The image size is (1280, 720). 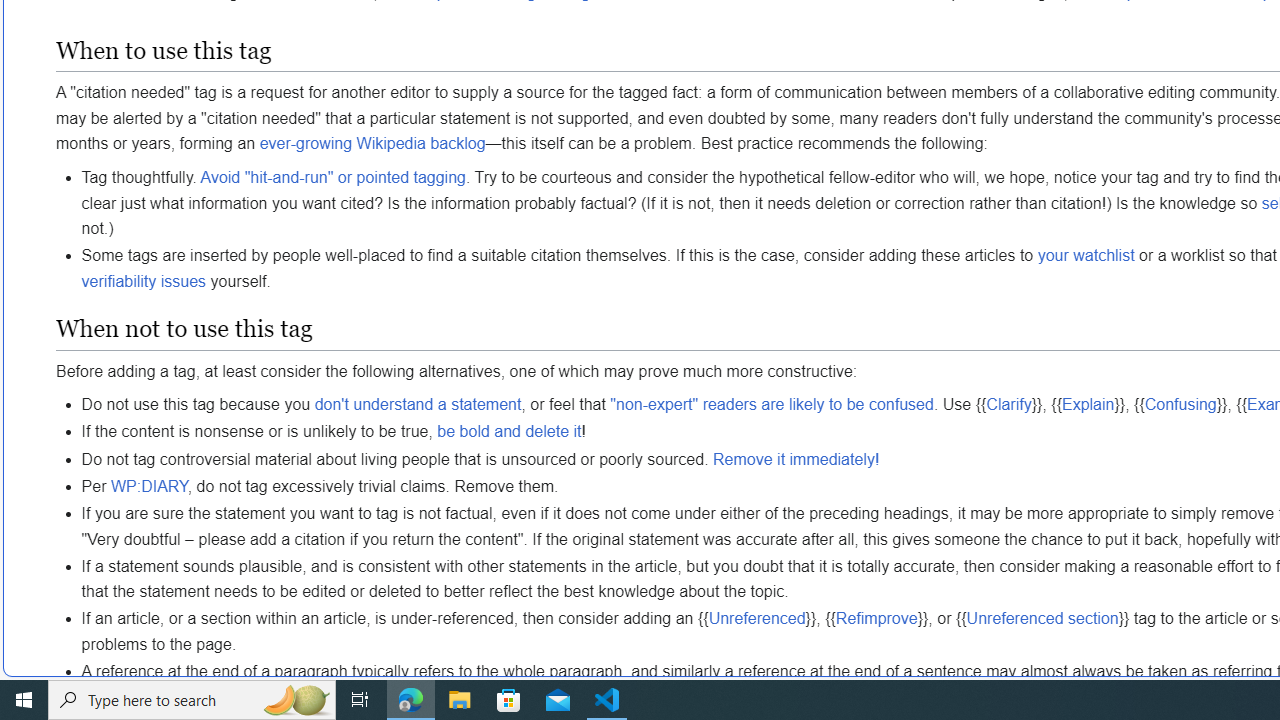 What do you see at coordinates (1085, 254) in the screenshot?
I see `'your watchlist'` at bounding box center [1085, 254].